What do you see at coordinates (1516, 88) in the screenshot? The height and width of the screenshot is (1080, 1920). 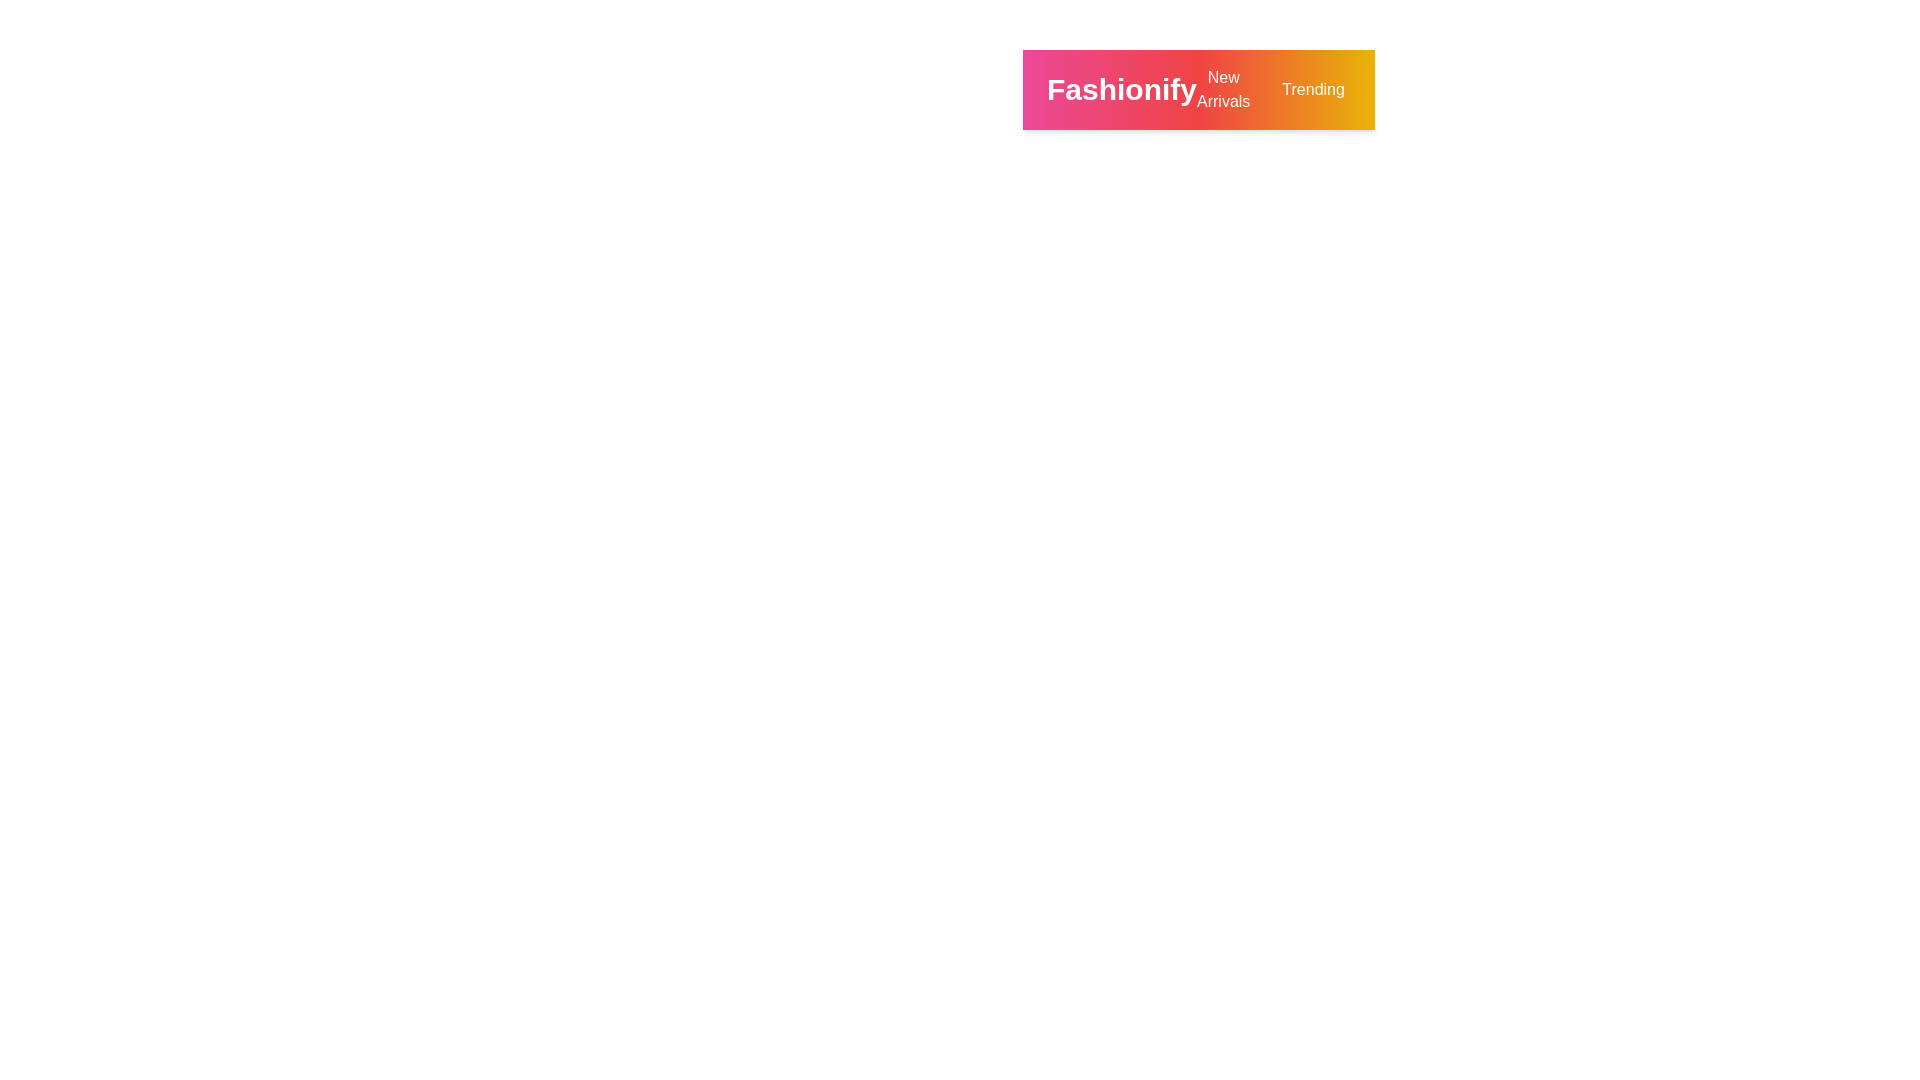 I see `the search icon to initiate a product search` at bounding box center [1516, 88].